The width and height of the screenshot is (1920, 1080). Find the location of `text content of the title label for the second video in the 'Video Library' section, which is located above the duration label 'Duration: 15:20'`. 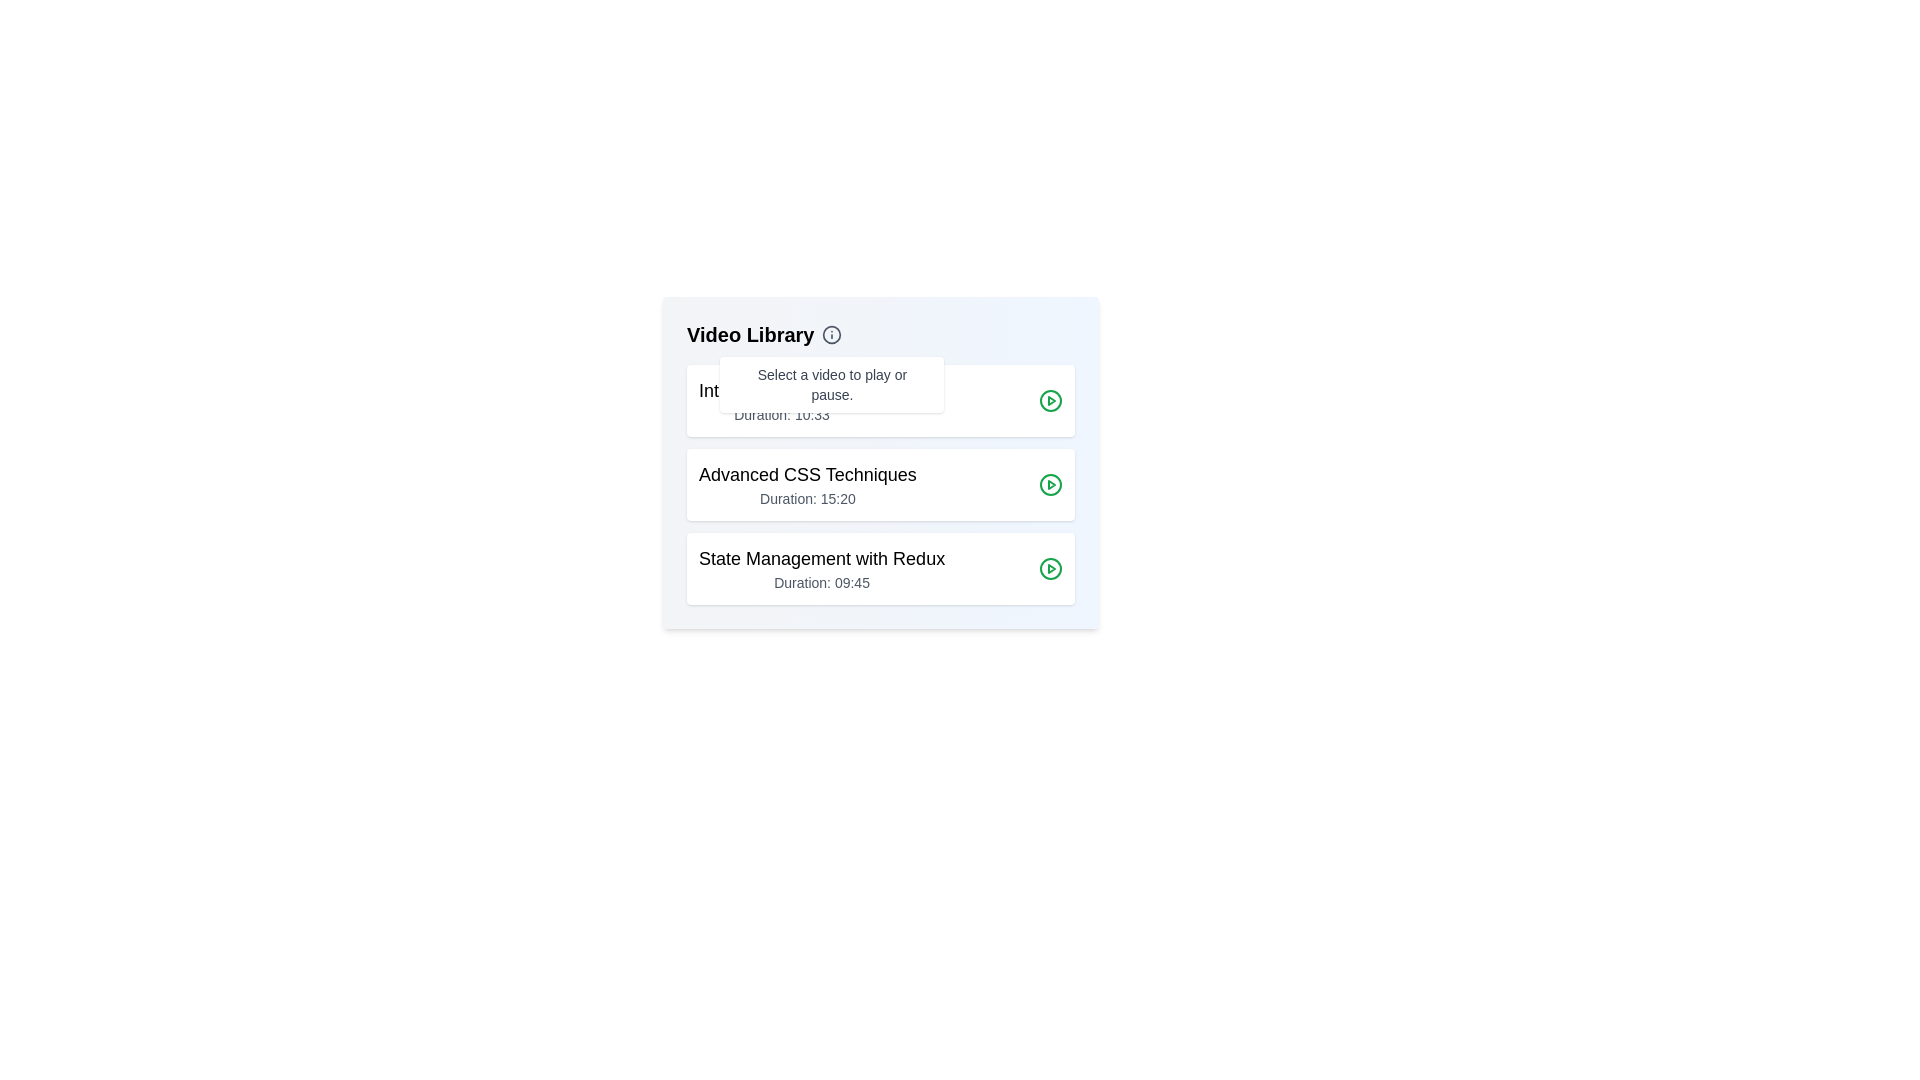

text content of the title label for the second video in the 'Video Library' section, which is located above the duration label 'Duration: 15:20' is located at coordinates (807, 474).